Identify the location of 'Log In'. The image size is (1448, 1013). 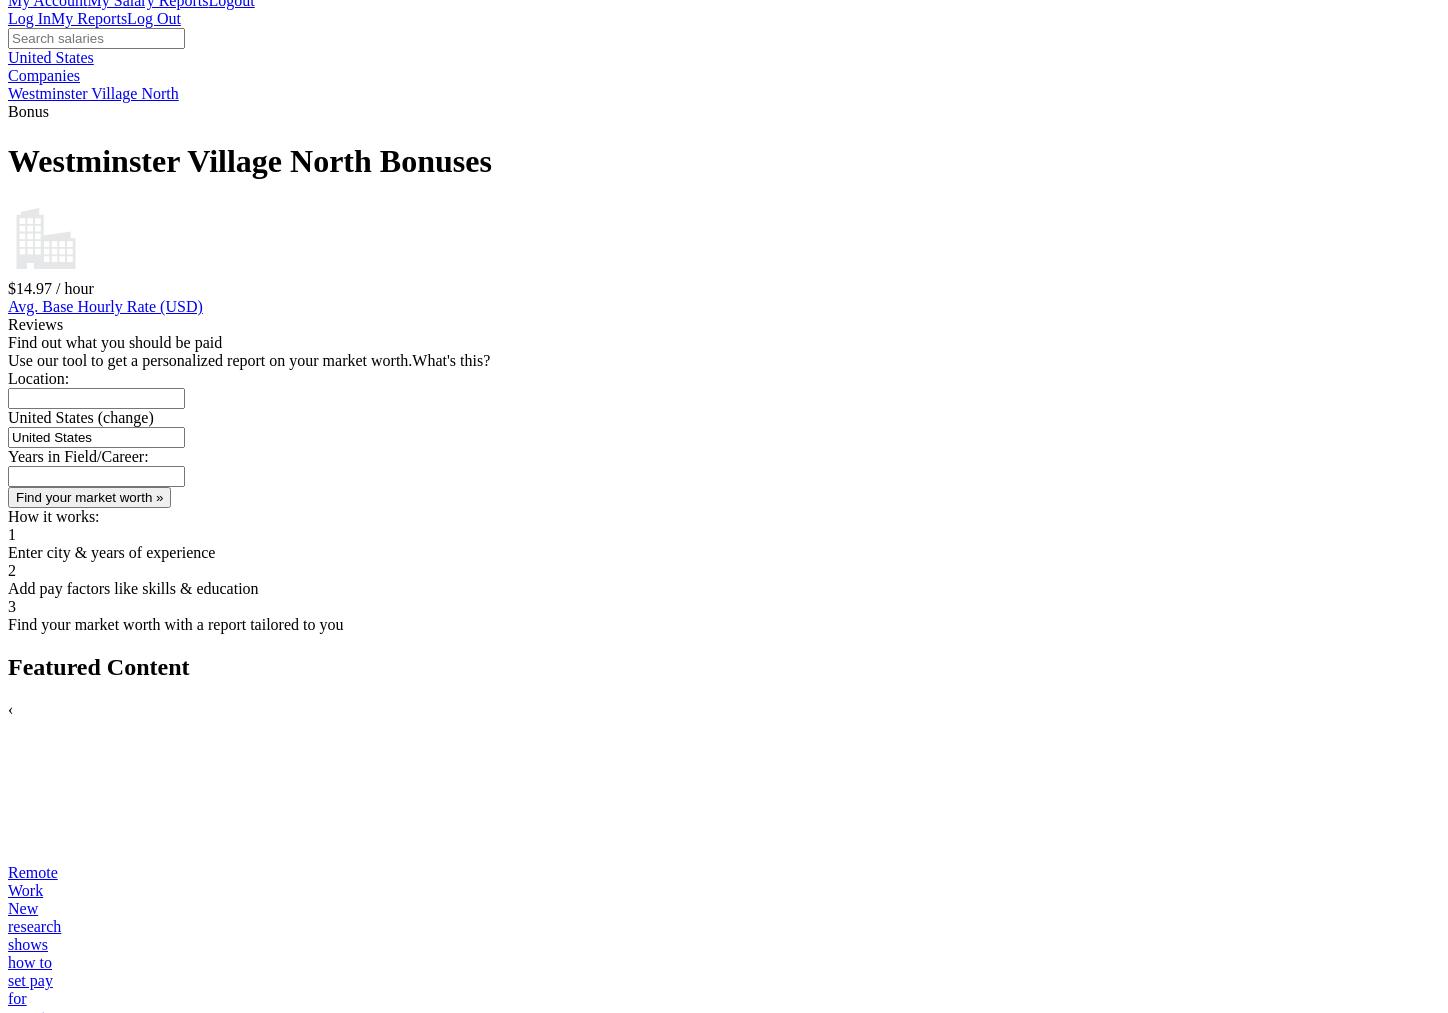
(7, 17).